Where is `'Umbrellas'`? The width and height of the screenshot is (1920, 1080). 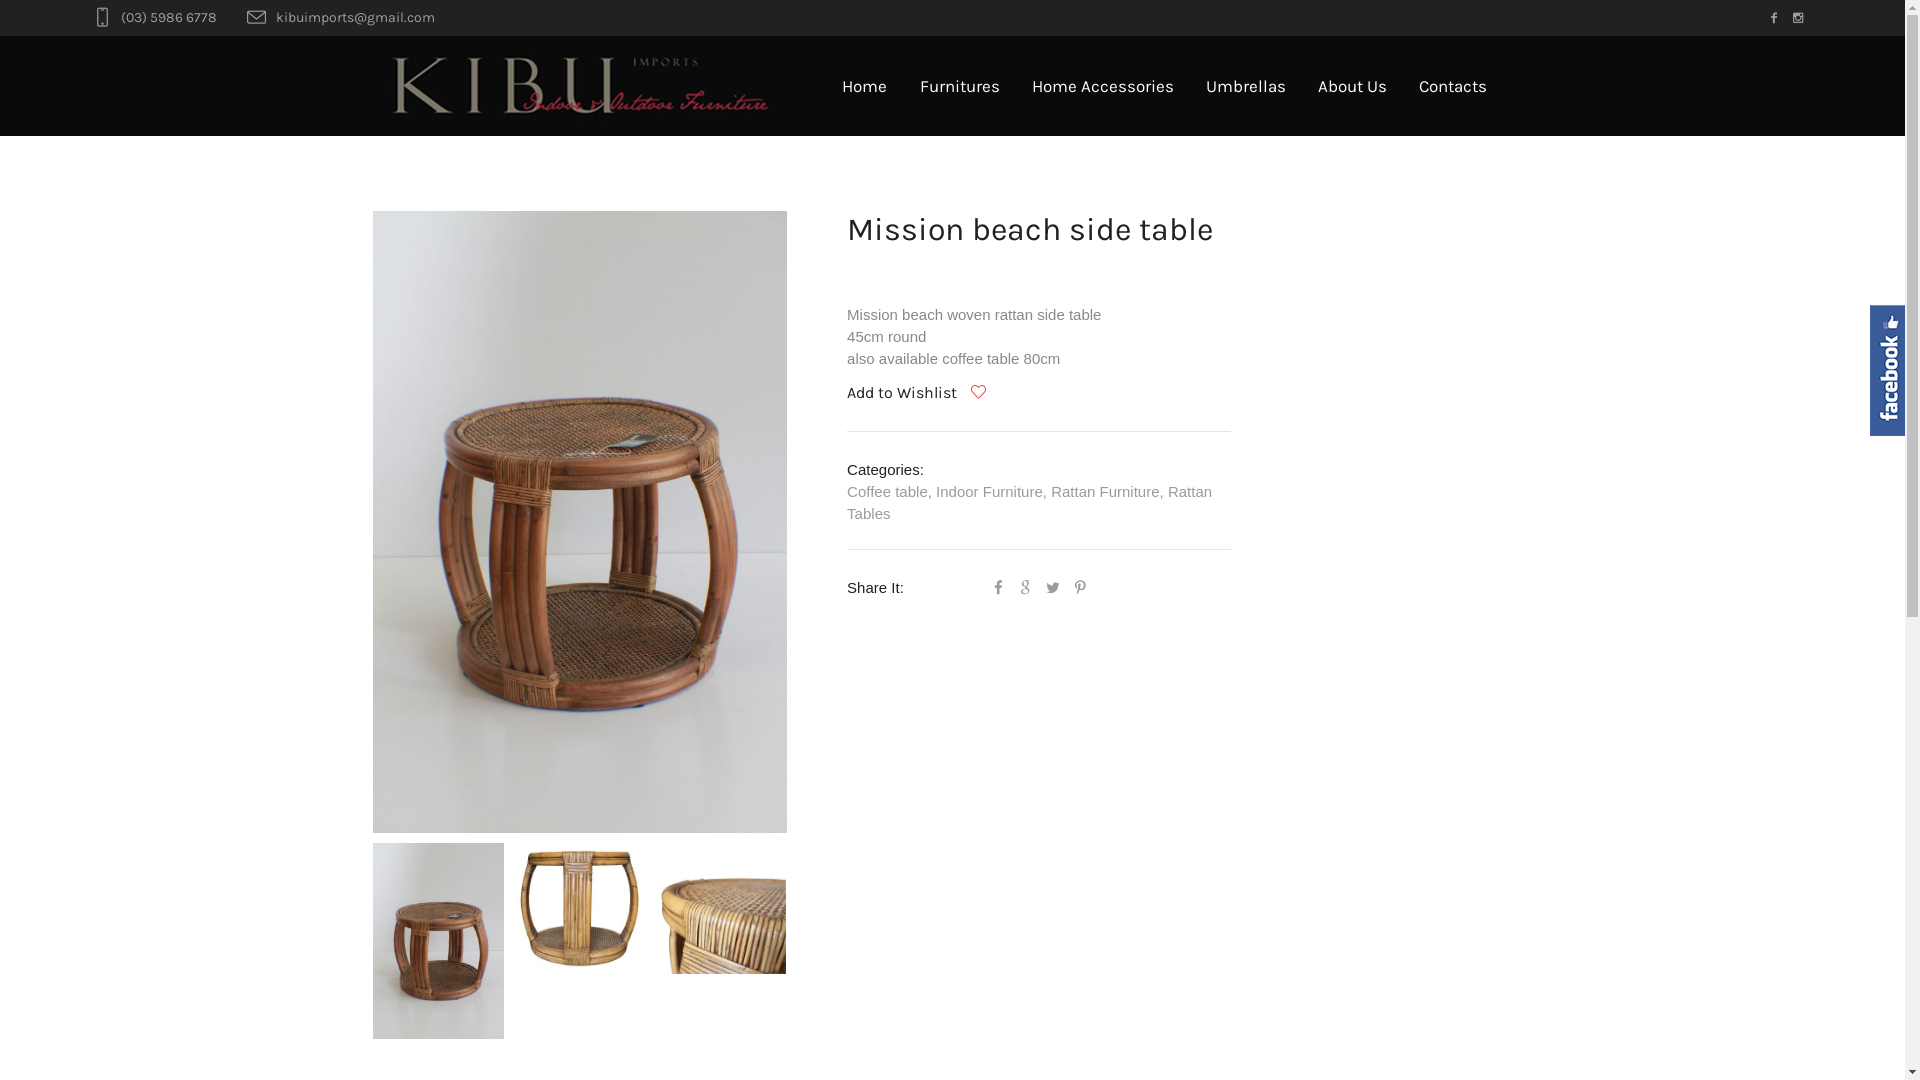
'Umbrellas' is located at coordinates (1245, 84).